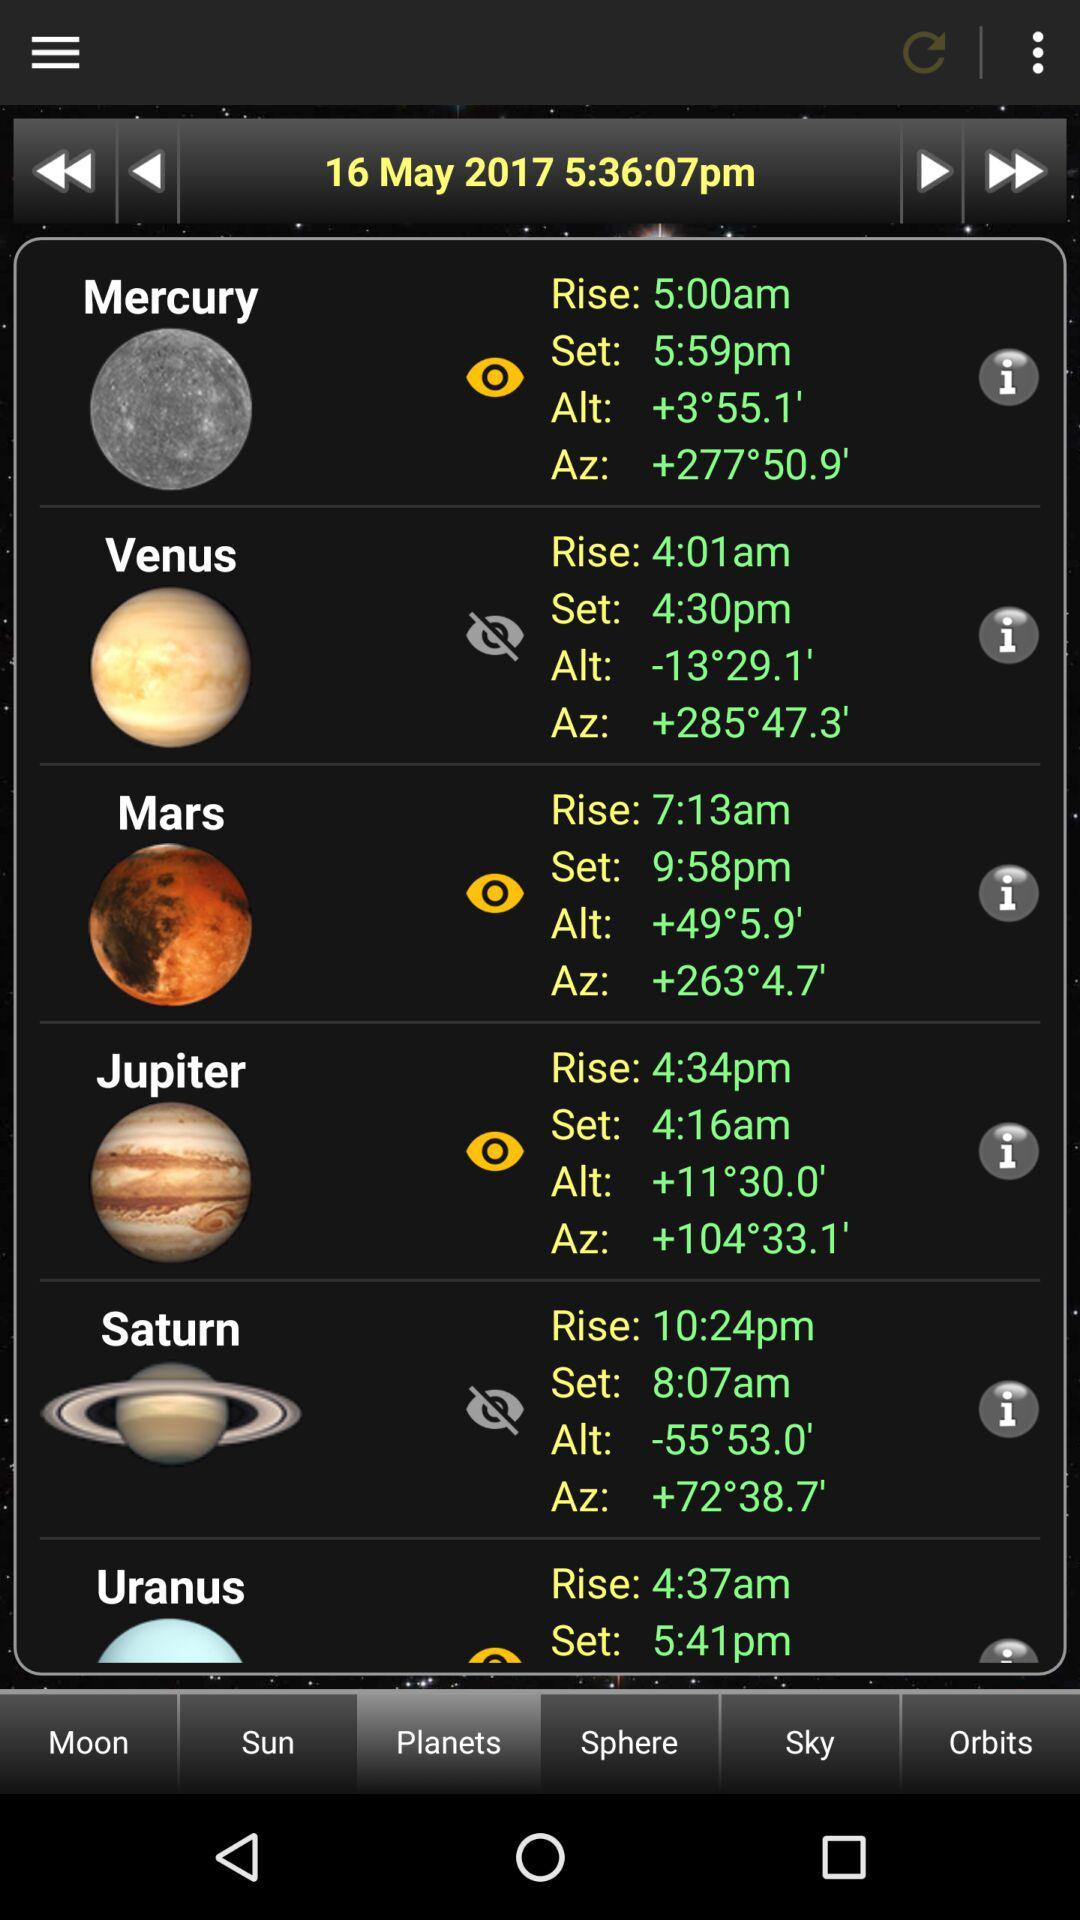  What do you see at coordinates (54, 52) in the screenshot?
I see `the menu icon` at bounding box center [54, 52].